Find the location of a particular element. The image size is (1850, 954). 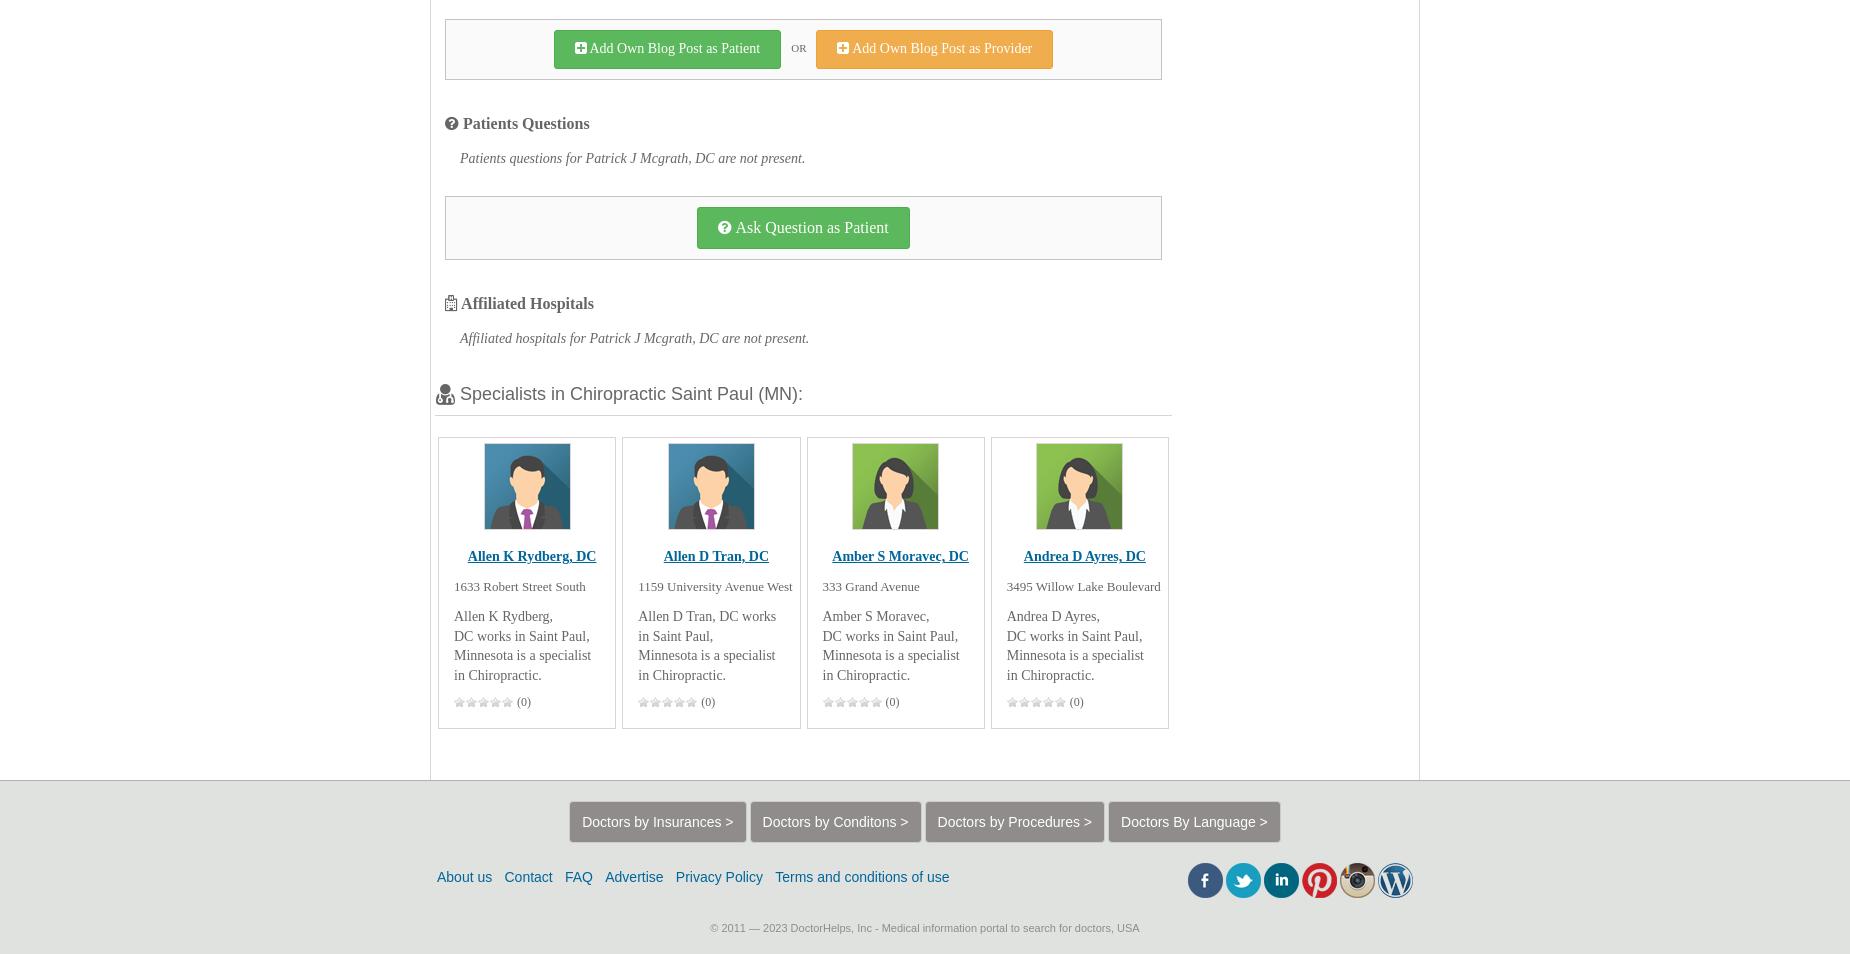

'OR' is located at coordinates (798, 46).